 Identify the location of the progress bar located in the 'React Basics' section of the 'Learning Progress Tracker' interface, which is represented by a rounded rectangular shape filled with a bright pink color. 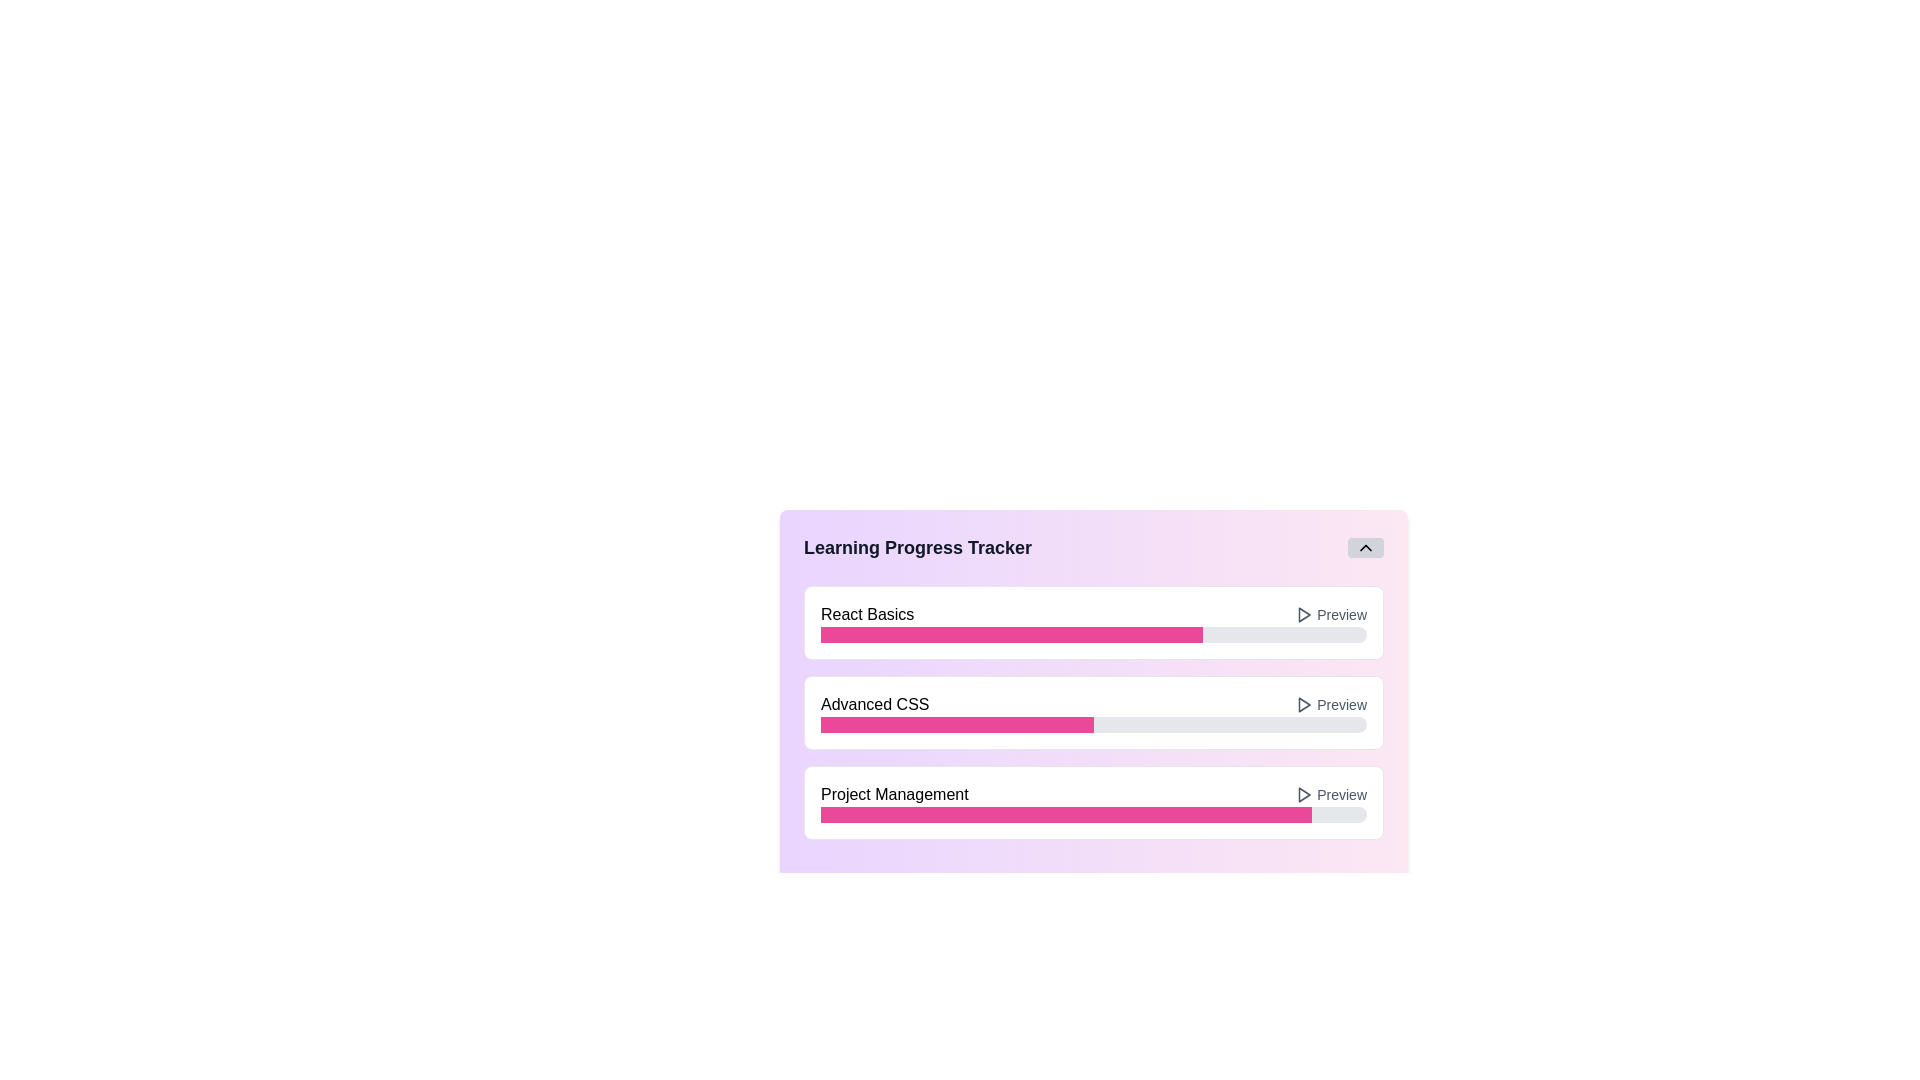
(1093, 635).